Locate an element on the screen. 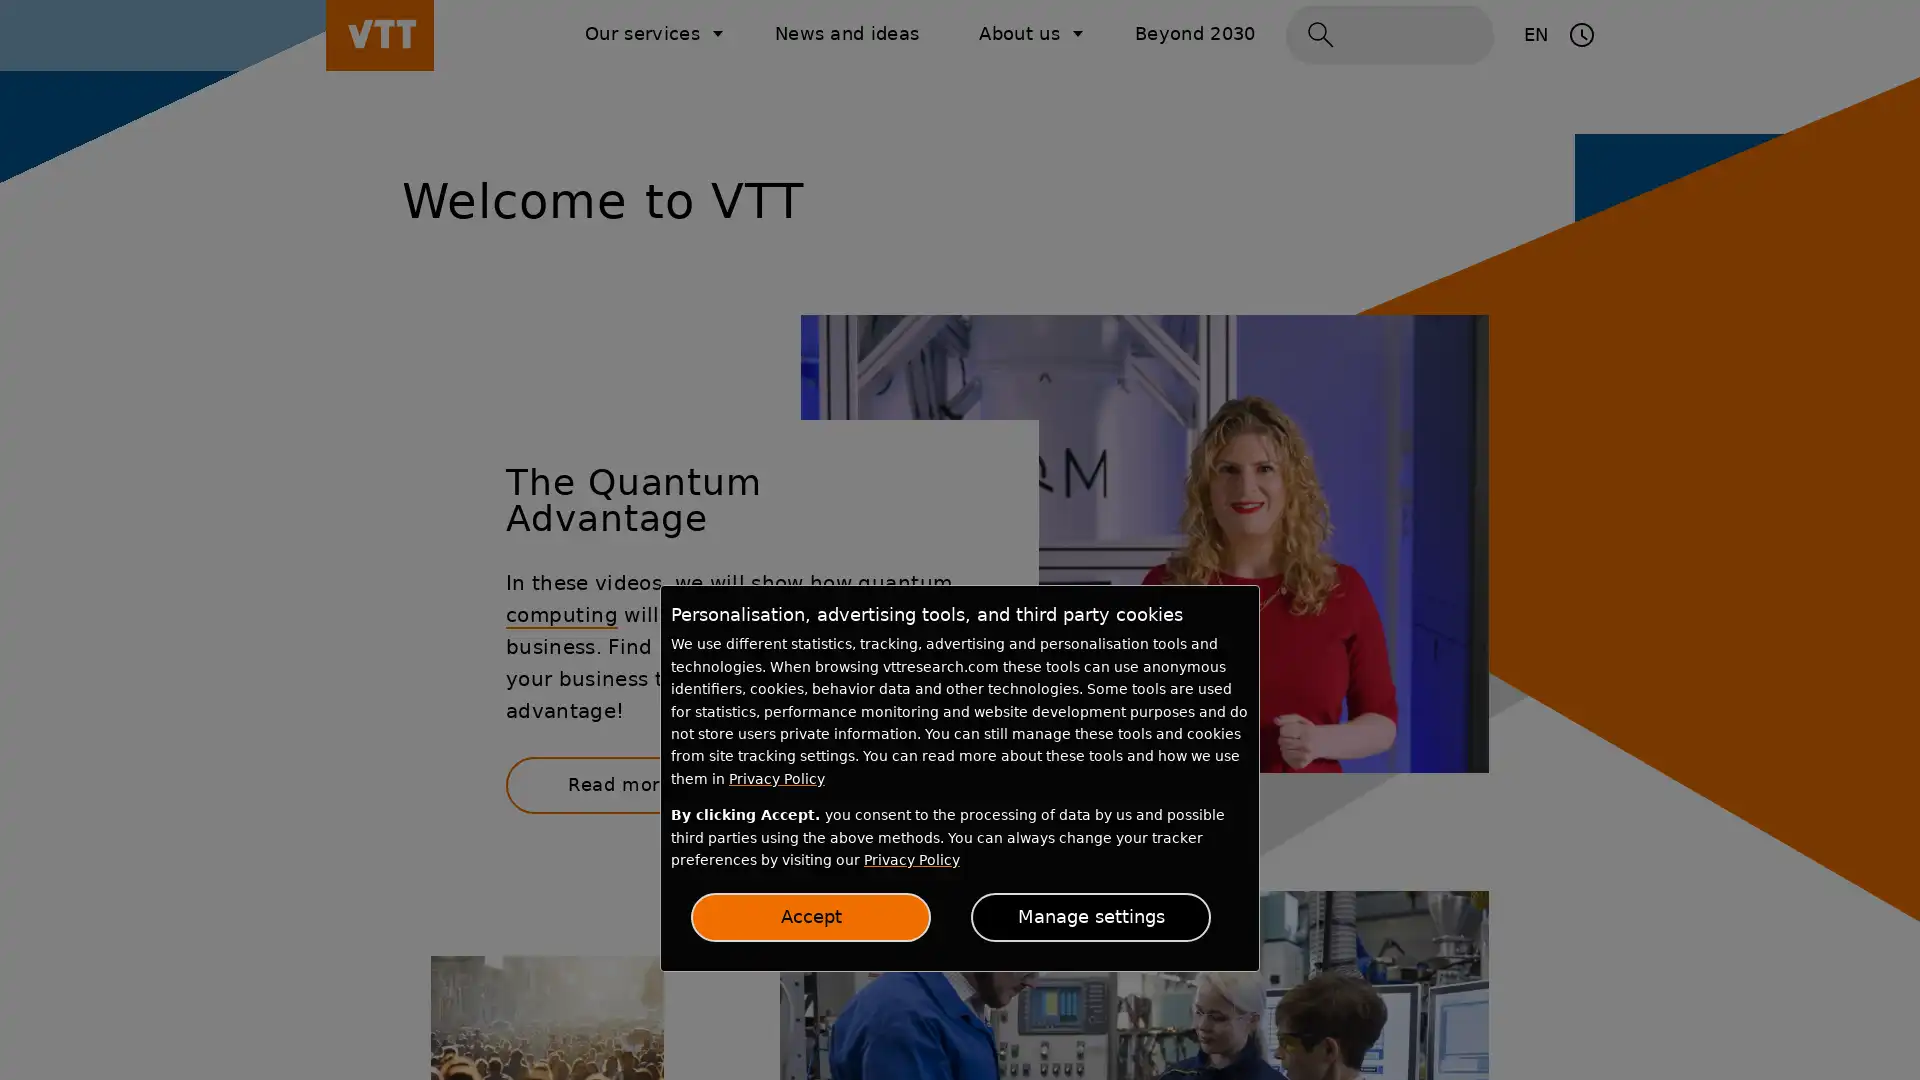 The image size is (1920, 1080). Accept is located at coordinates (811, 917).